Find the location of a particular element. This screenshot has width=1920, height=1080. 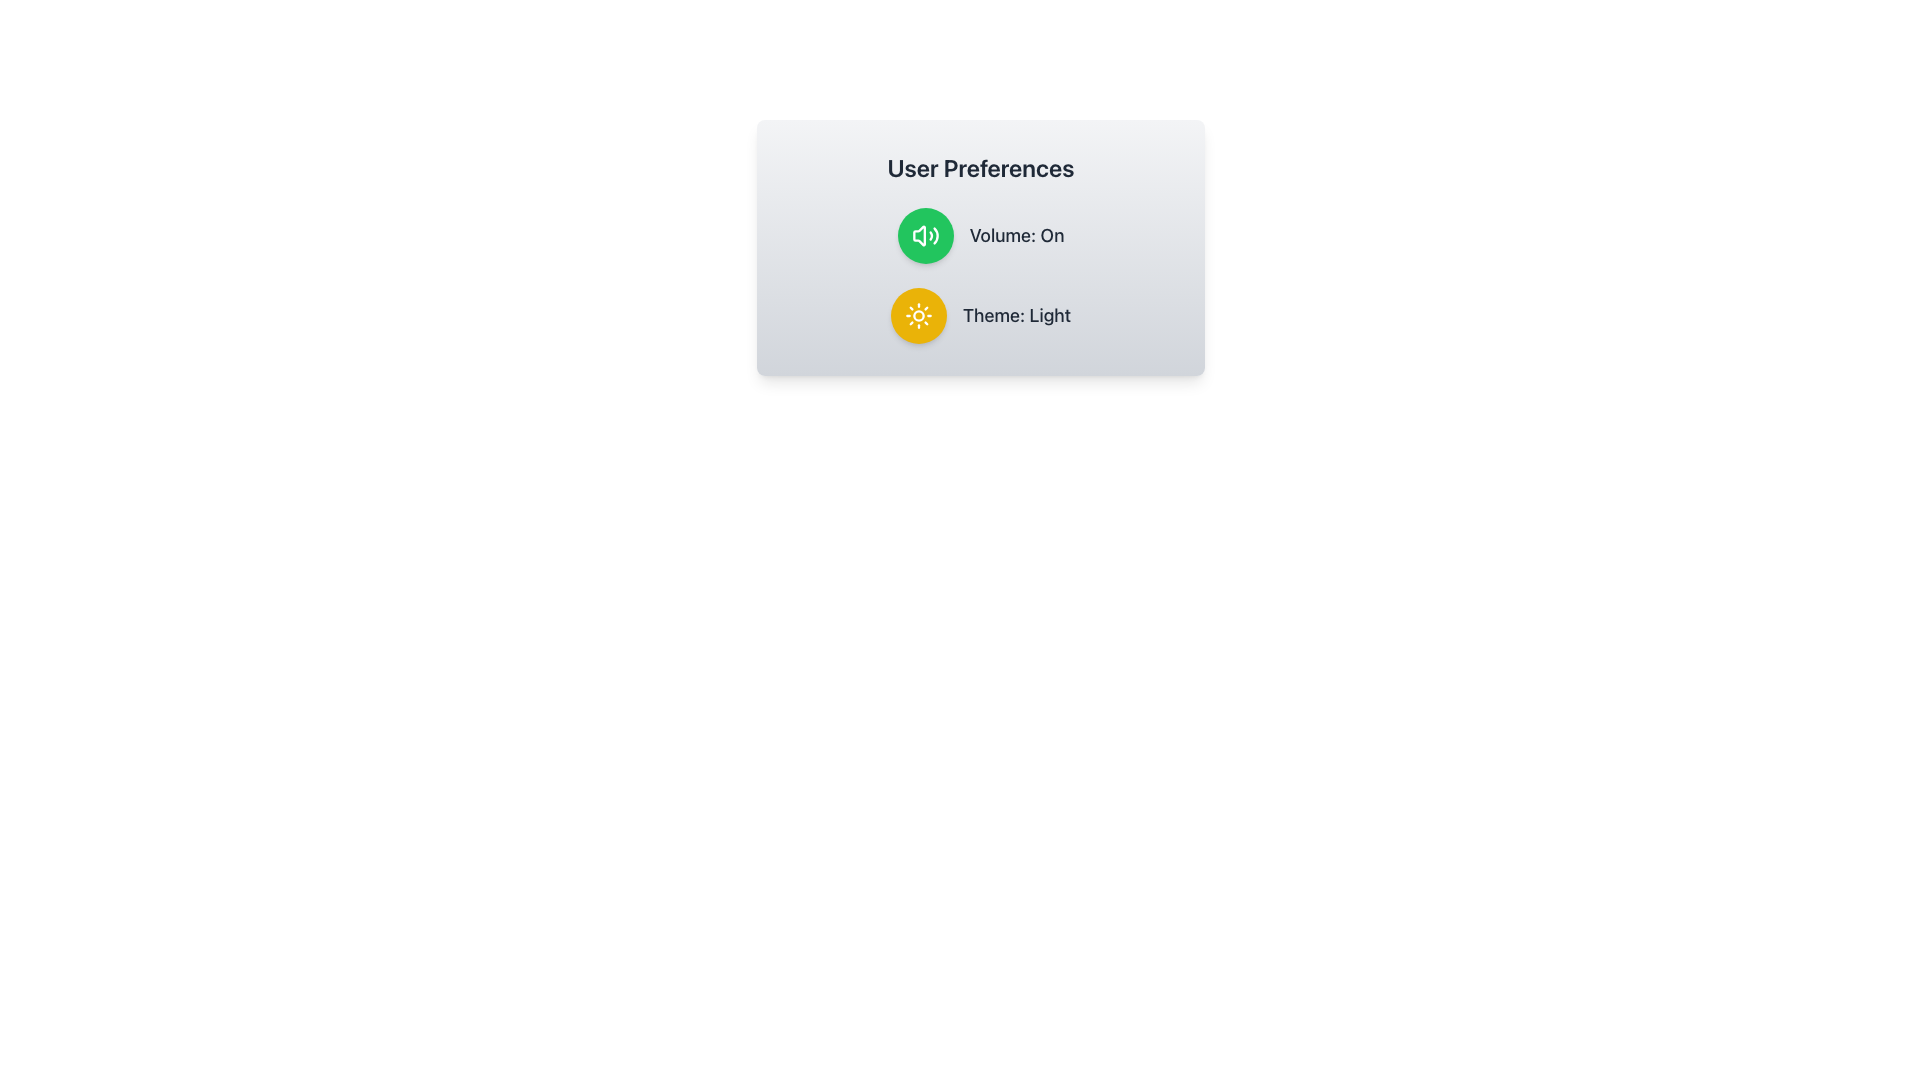

the Circular Button representing the theme toggle located beneath the green circular button for 'Volume: On' and to the left of the text 'Theme: Light' in the 'User Preferences' section to highlight it is located at coordinates (917, 315).